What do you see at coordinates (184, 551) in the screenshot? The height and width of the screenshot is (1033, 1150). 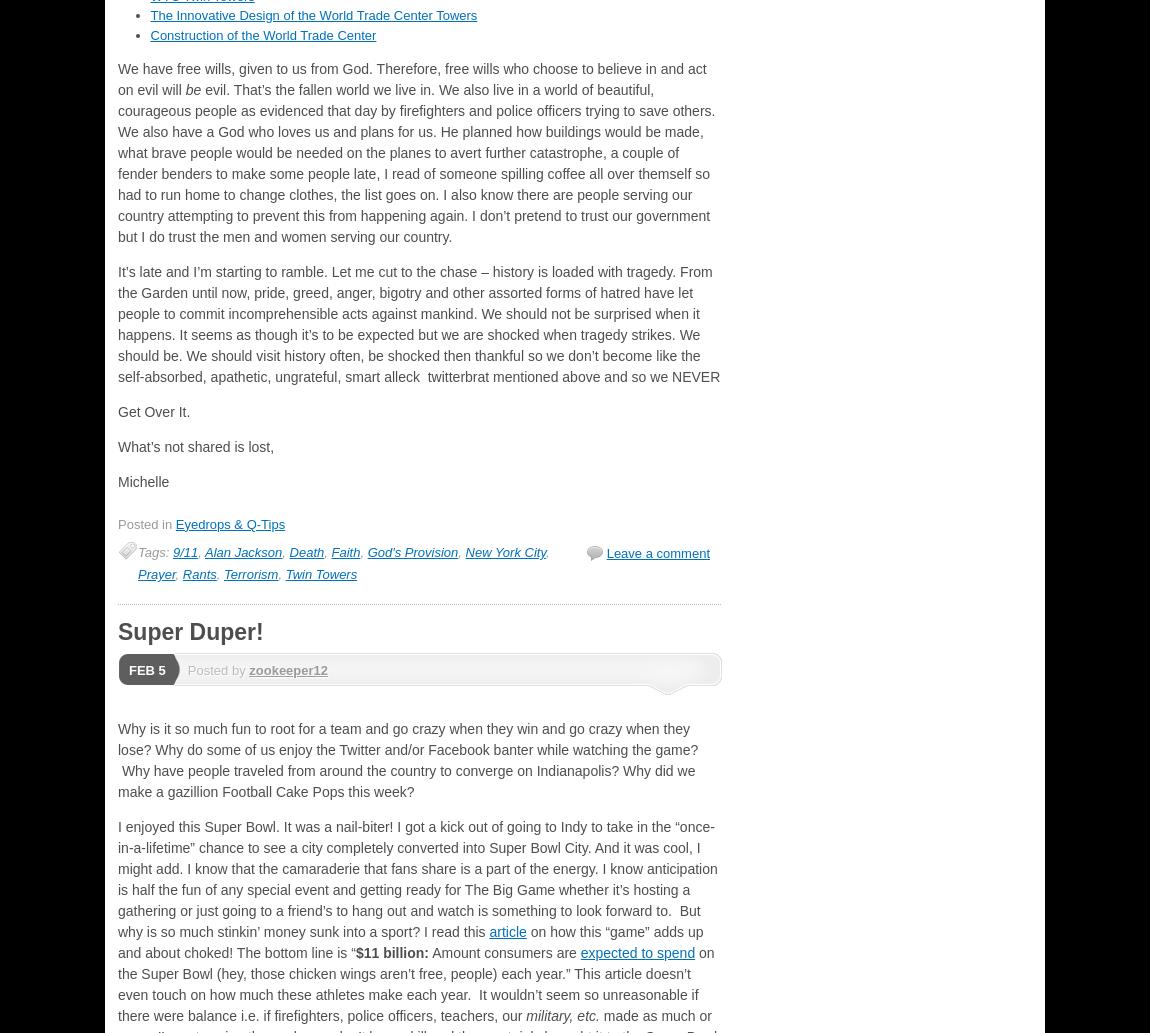 I see `'9/11'` at bounding box center [184, 551].